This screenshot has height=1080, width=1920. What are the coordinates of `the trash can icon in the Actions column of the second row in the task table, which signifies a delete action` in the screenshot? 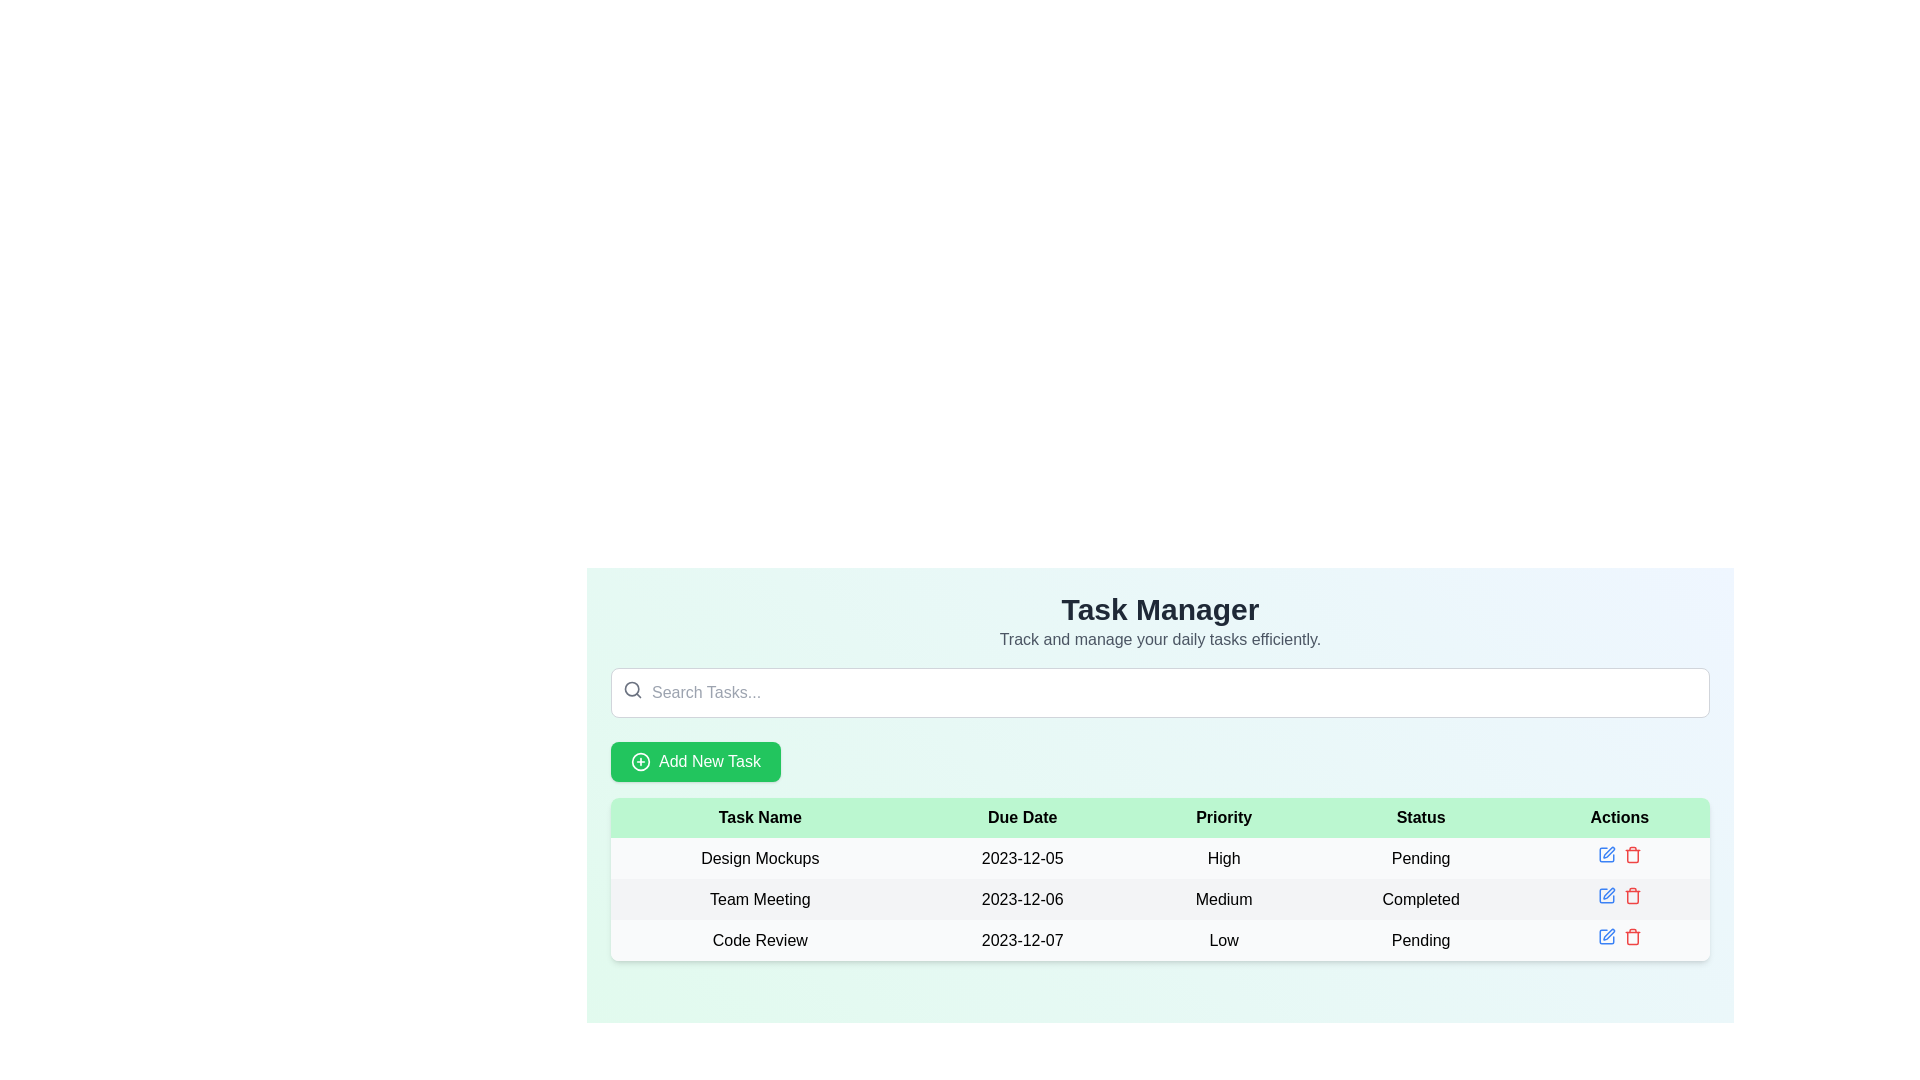 It's located at (1632, 896).